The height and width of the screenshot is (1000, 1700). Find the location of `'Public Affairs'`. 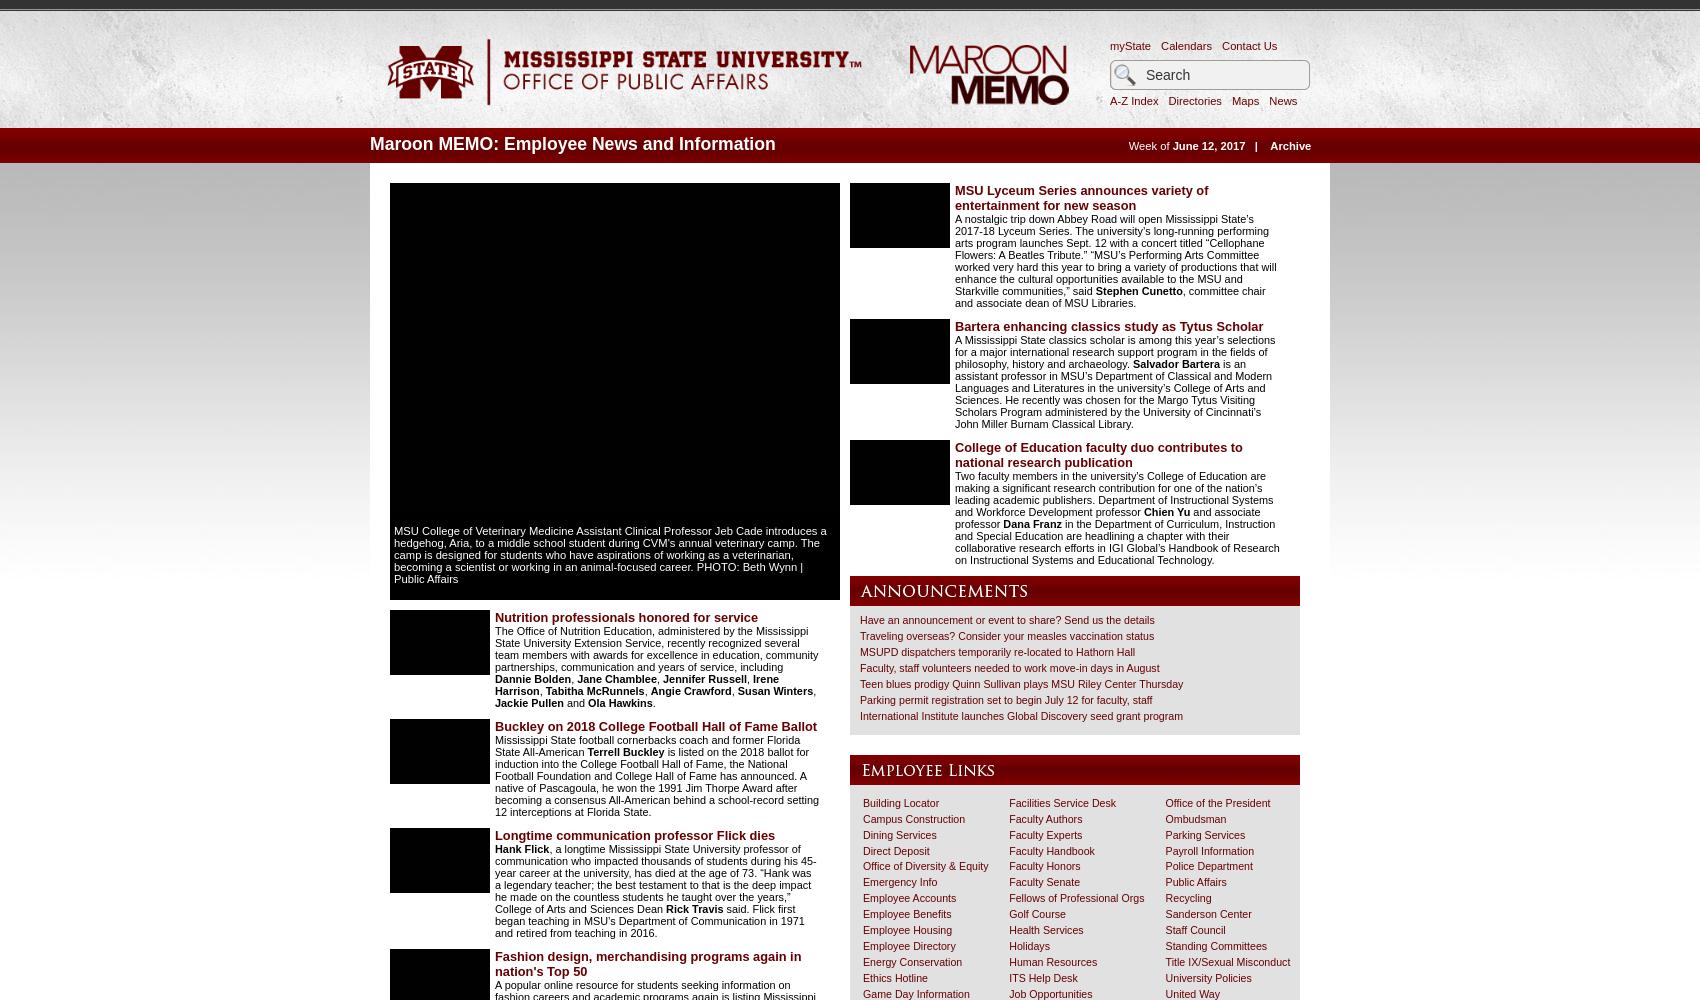

'Public Affairs' is located at coordinates (1194, 882).